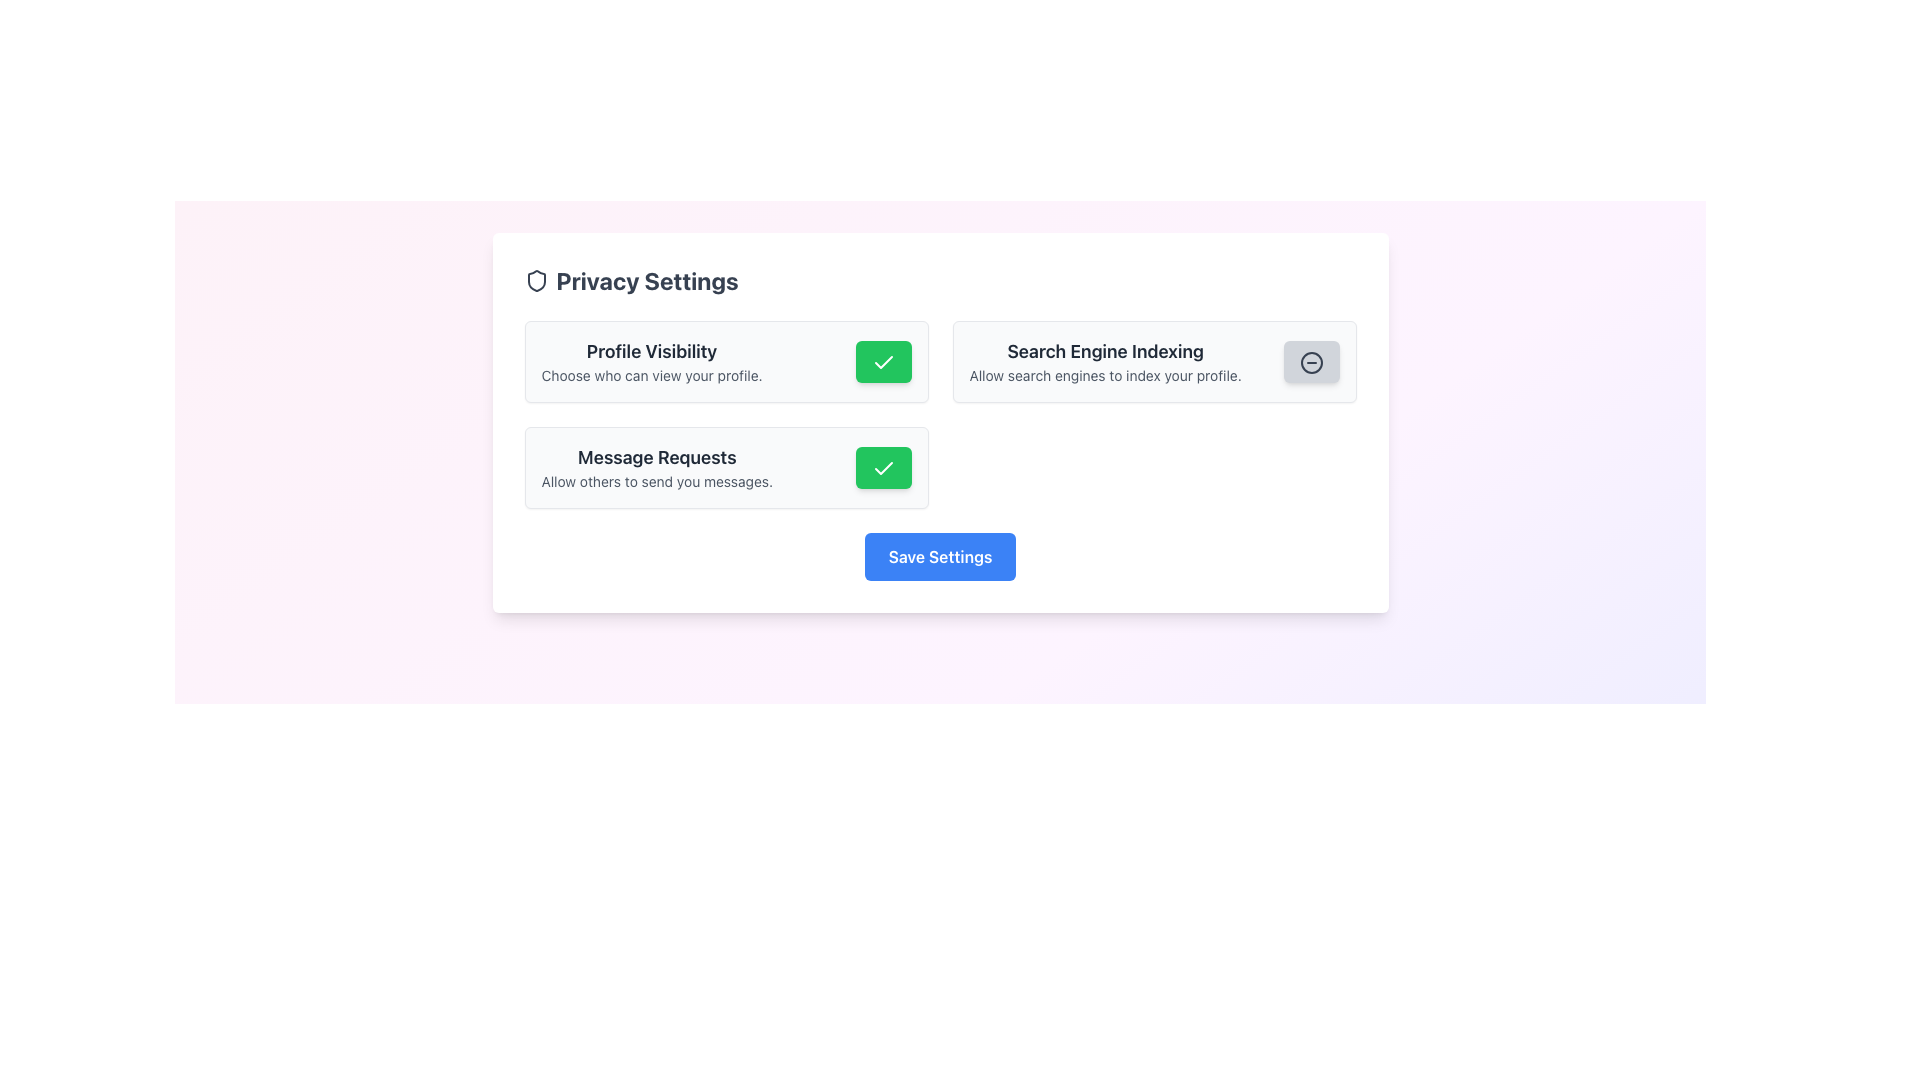 Image resolution: width=1920 pixels, height=1080 pixels. What do you see at coordinates (725, 467) in the screenshot?
I see `the Informational section featuring the 'Message Requests' checkbox control` at bounding box center [725, 467].